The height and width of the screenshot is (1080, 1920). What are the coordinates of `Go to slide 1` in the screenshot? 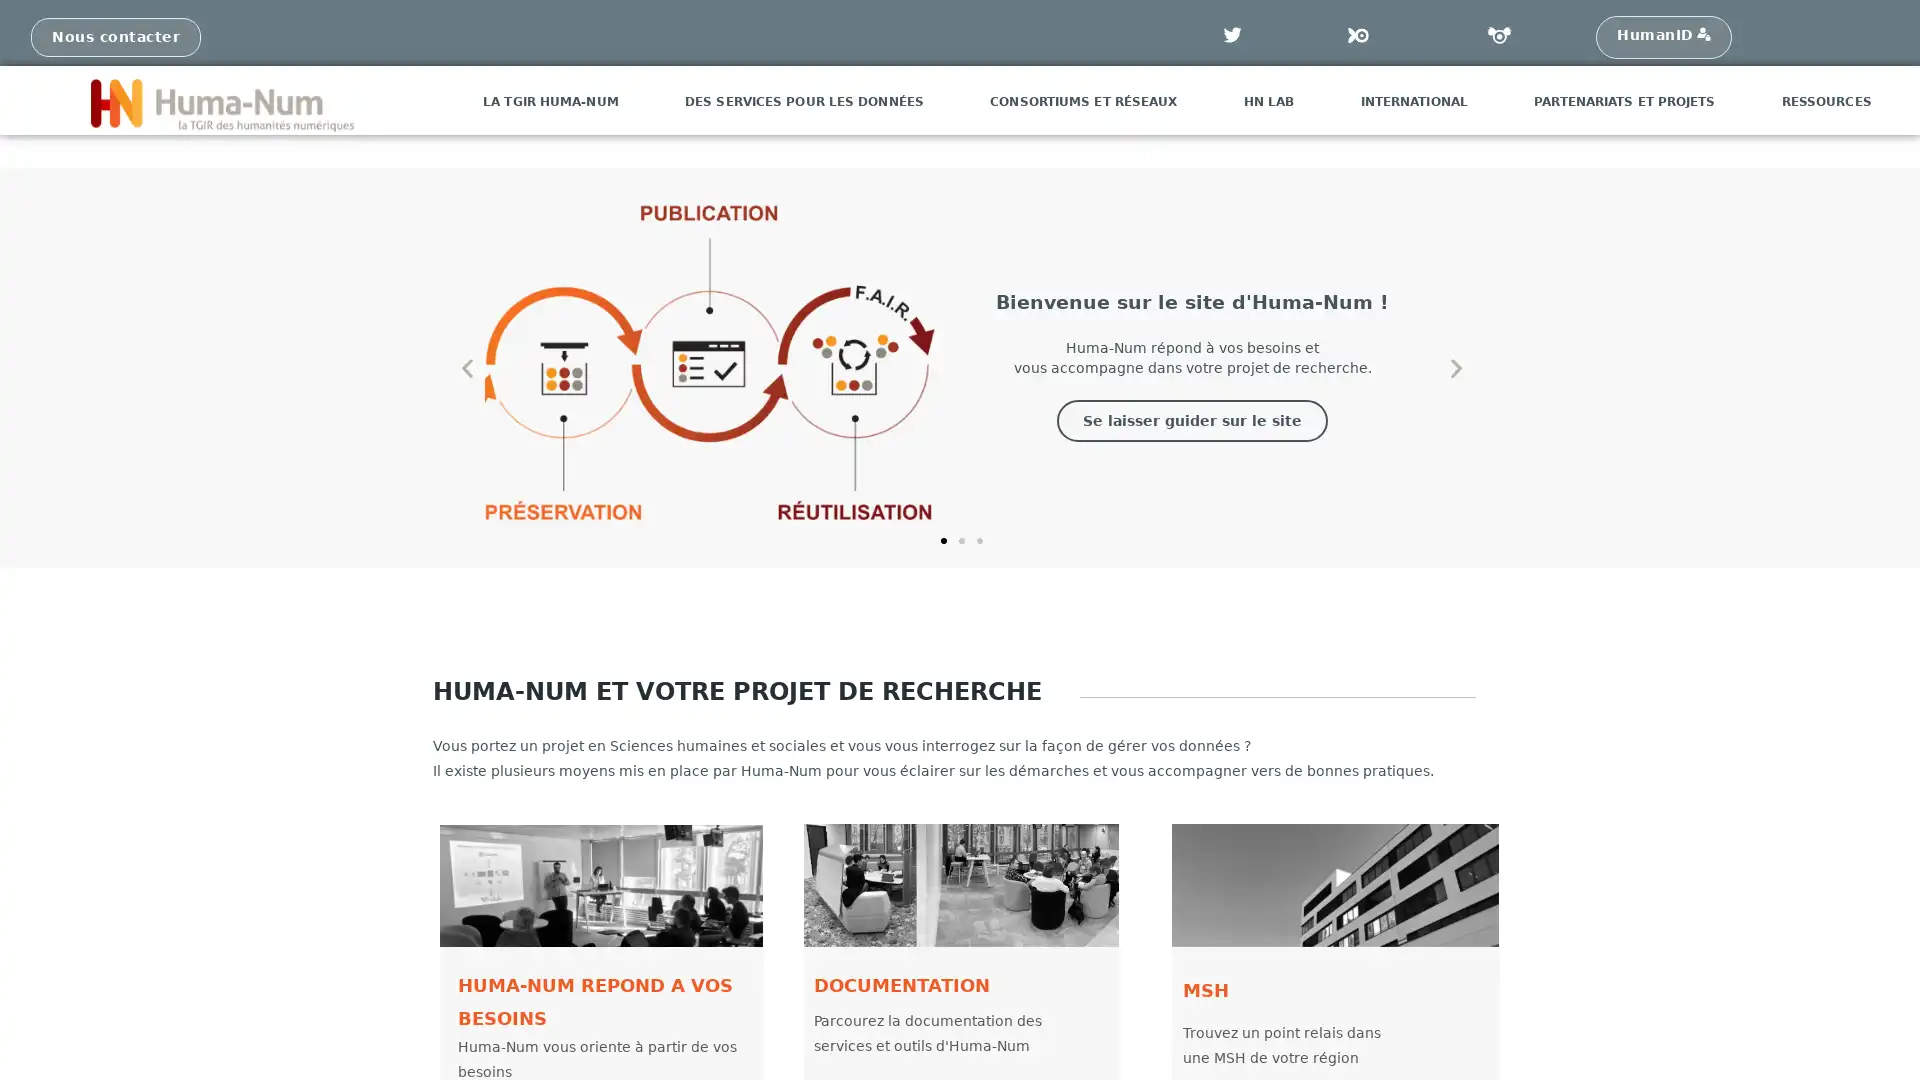 It's located at (941, 540).